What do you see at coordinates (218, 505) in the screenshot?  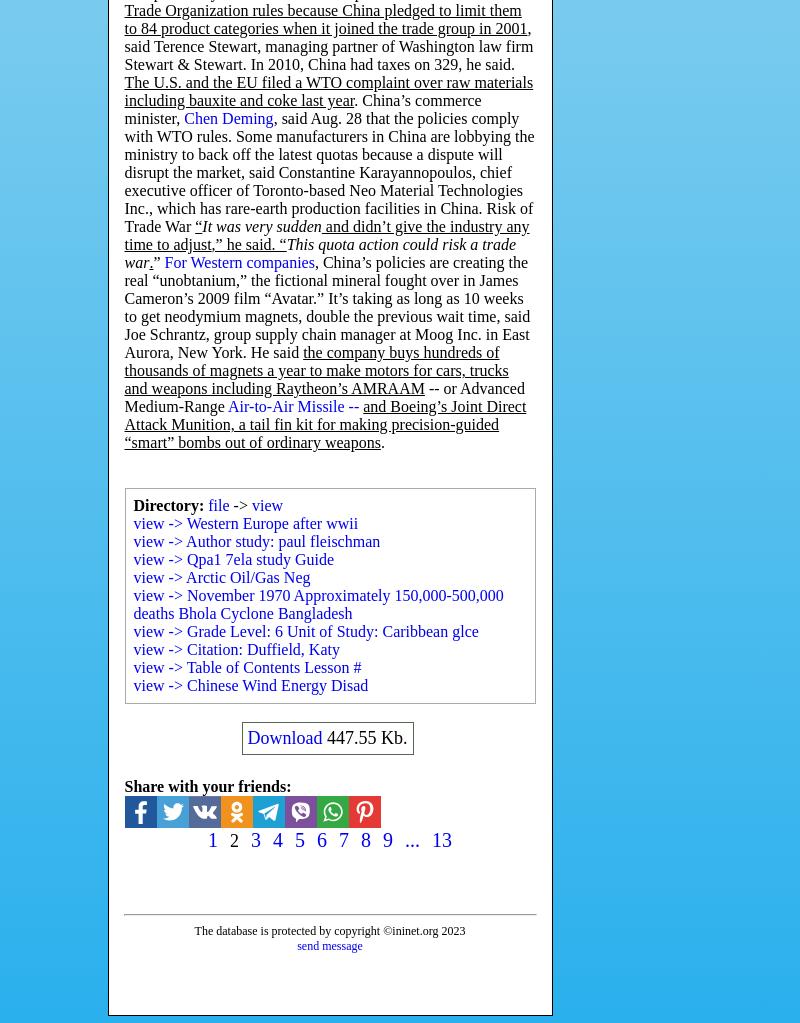 I see `'file'` at bounding box center [218, 505].